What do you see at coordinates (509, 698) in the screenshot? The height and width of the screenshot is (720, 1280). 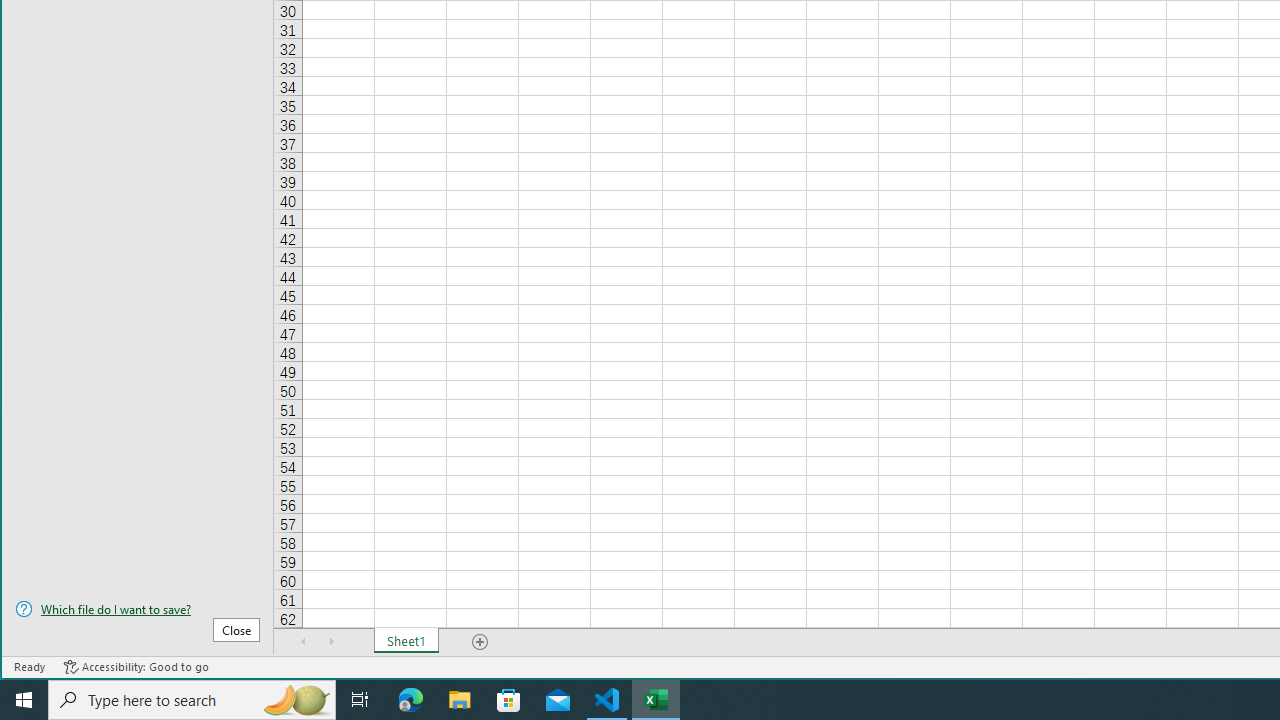 I see `'Microsoft Store'` at bounding box center [509, 698].